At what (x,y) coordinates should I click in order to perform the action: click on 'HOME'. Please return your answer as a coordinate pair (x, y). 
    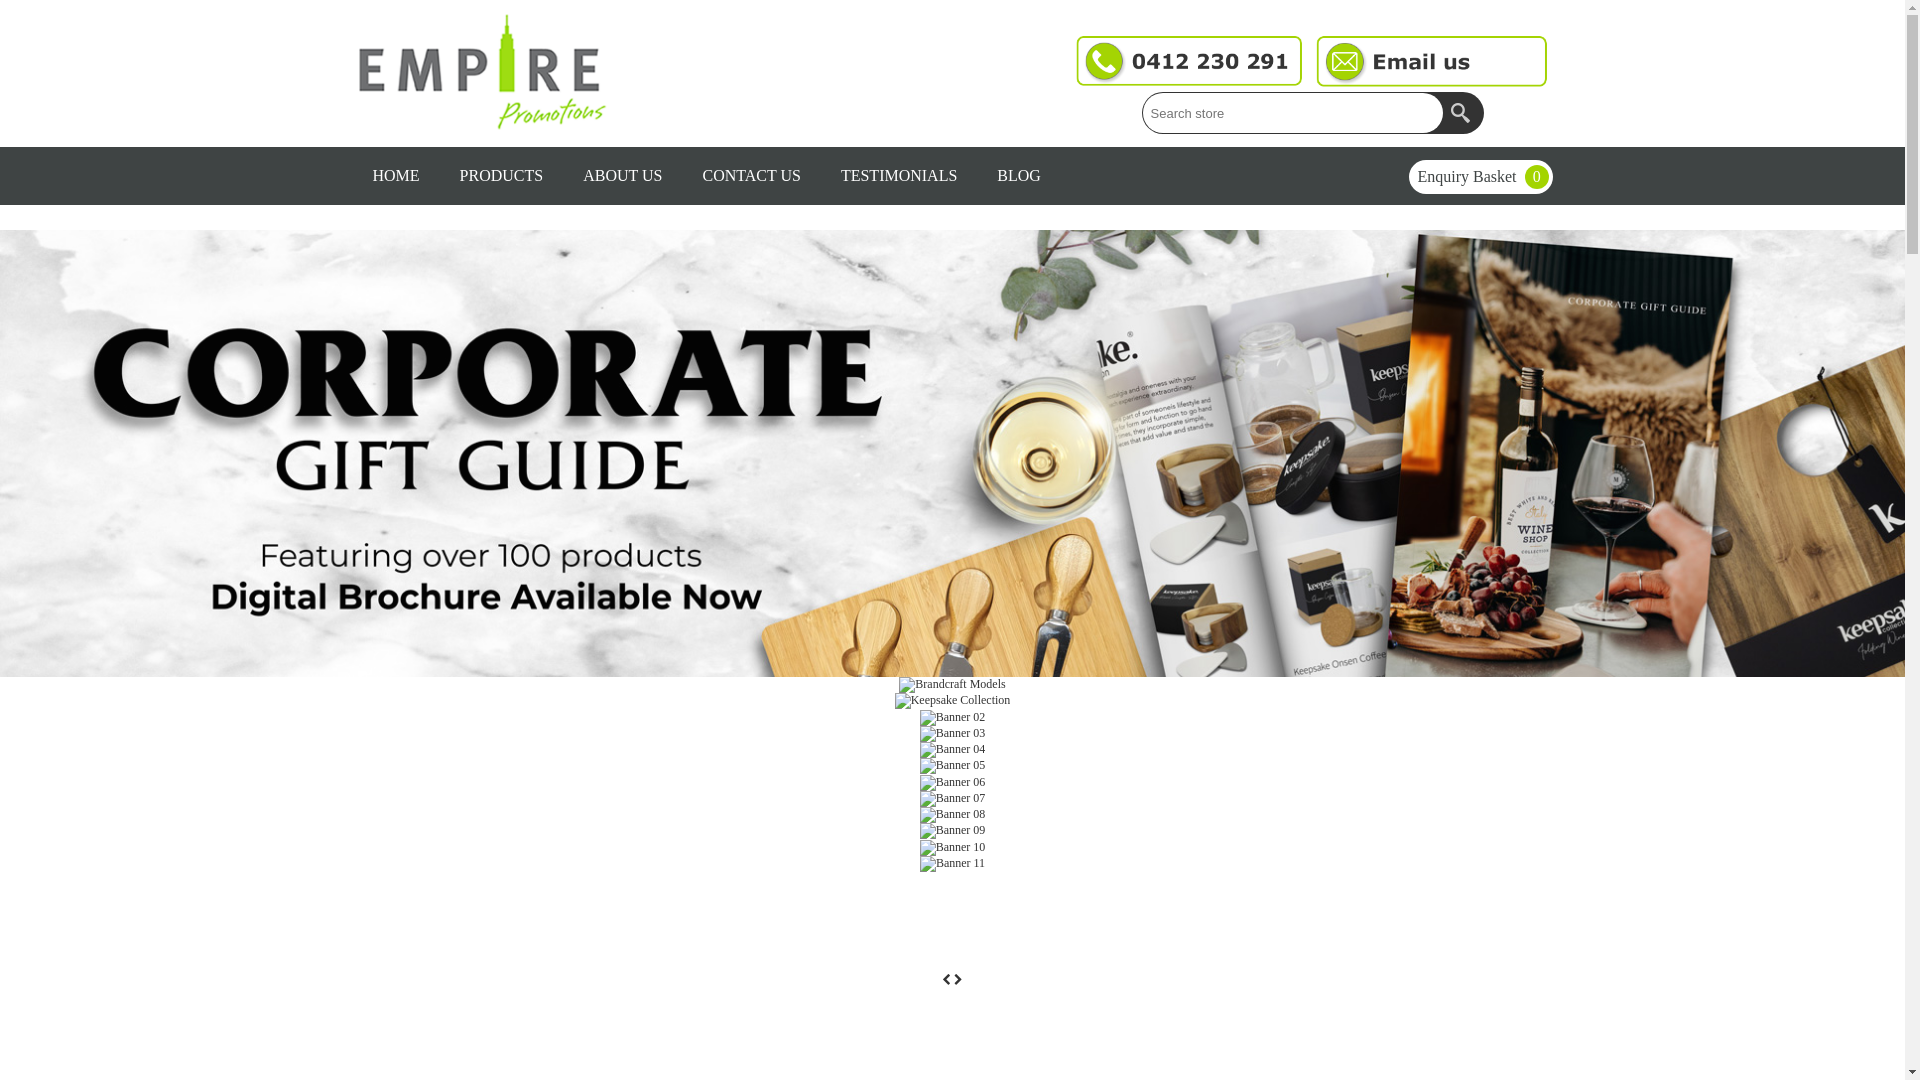
    Looking at the image, I should click on (395, 175).